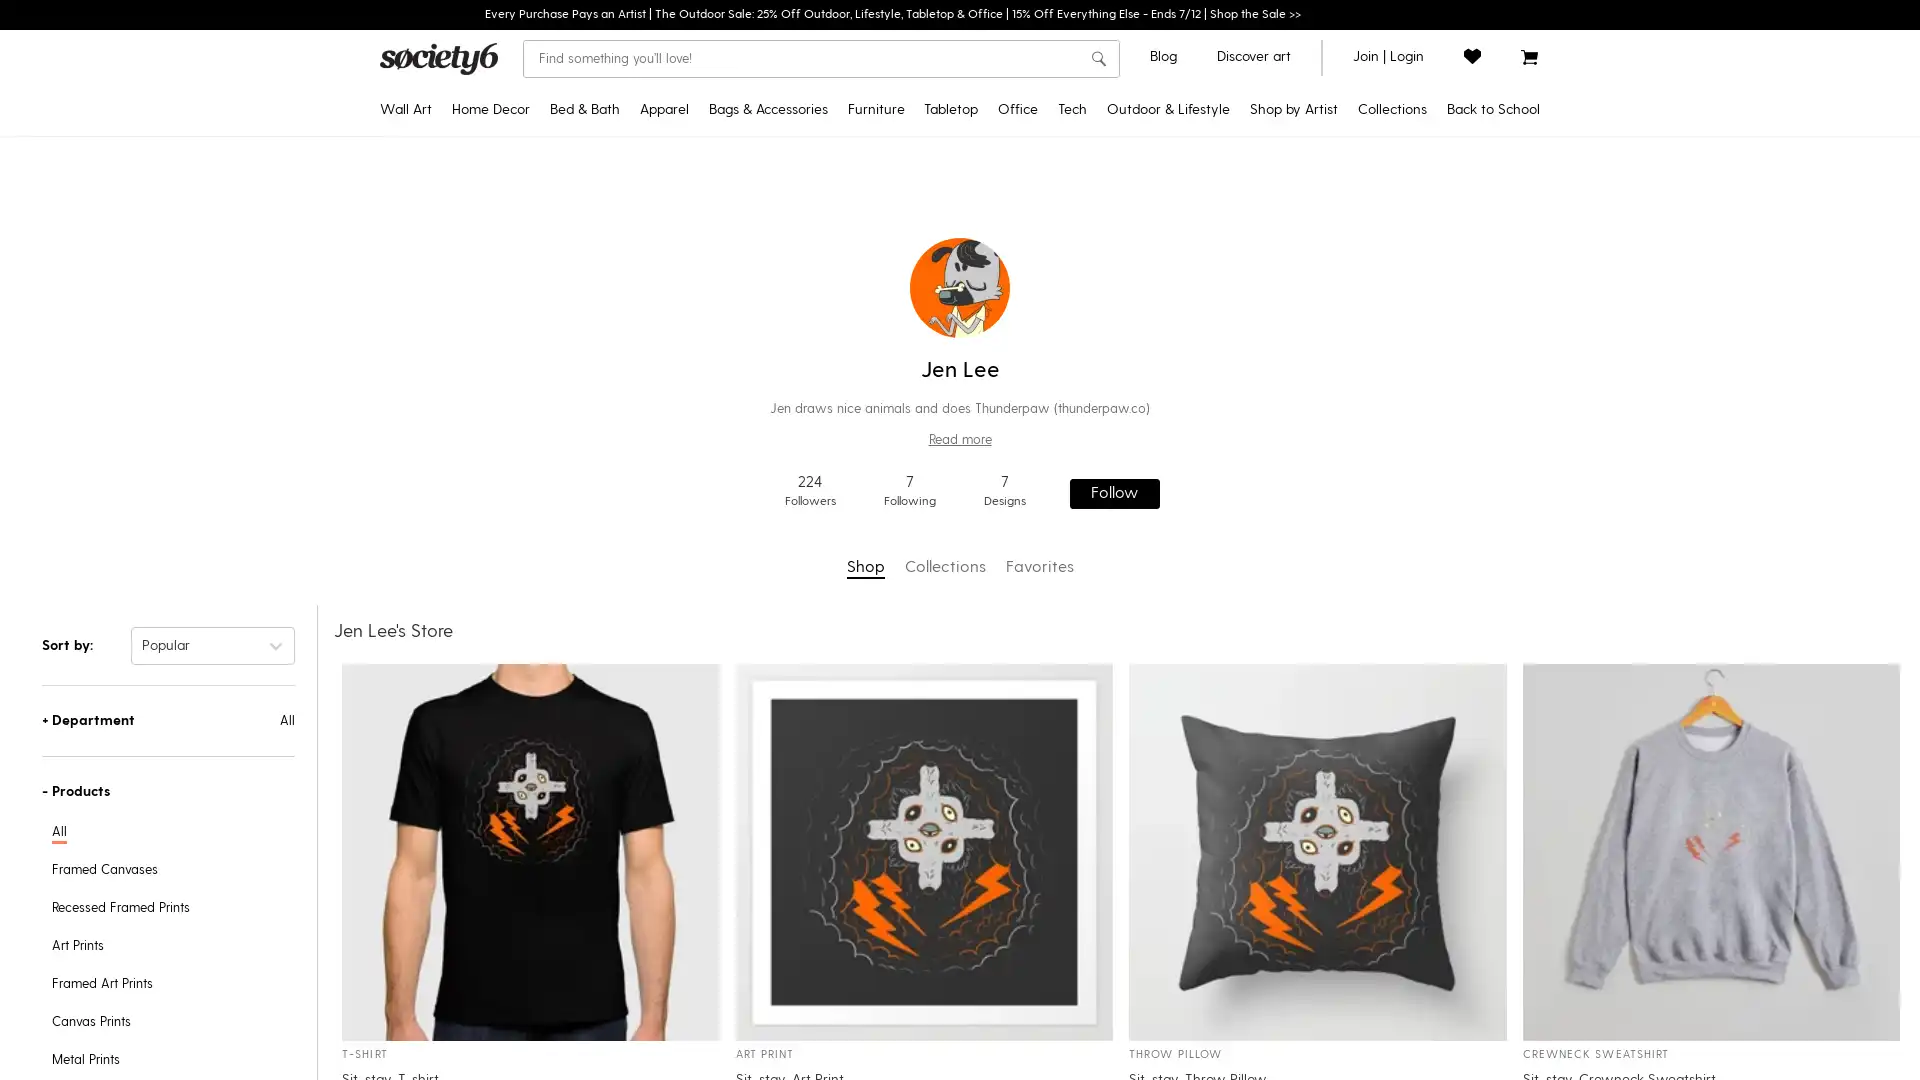 The height and width of the screenshot is (1080, 1920). Describe the element at coordinates (1294, 110) in the screenshot. I see `Shop by Artist` at that location.